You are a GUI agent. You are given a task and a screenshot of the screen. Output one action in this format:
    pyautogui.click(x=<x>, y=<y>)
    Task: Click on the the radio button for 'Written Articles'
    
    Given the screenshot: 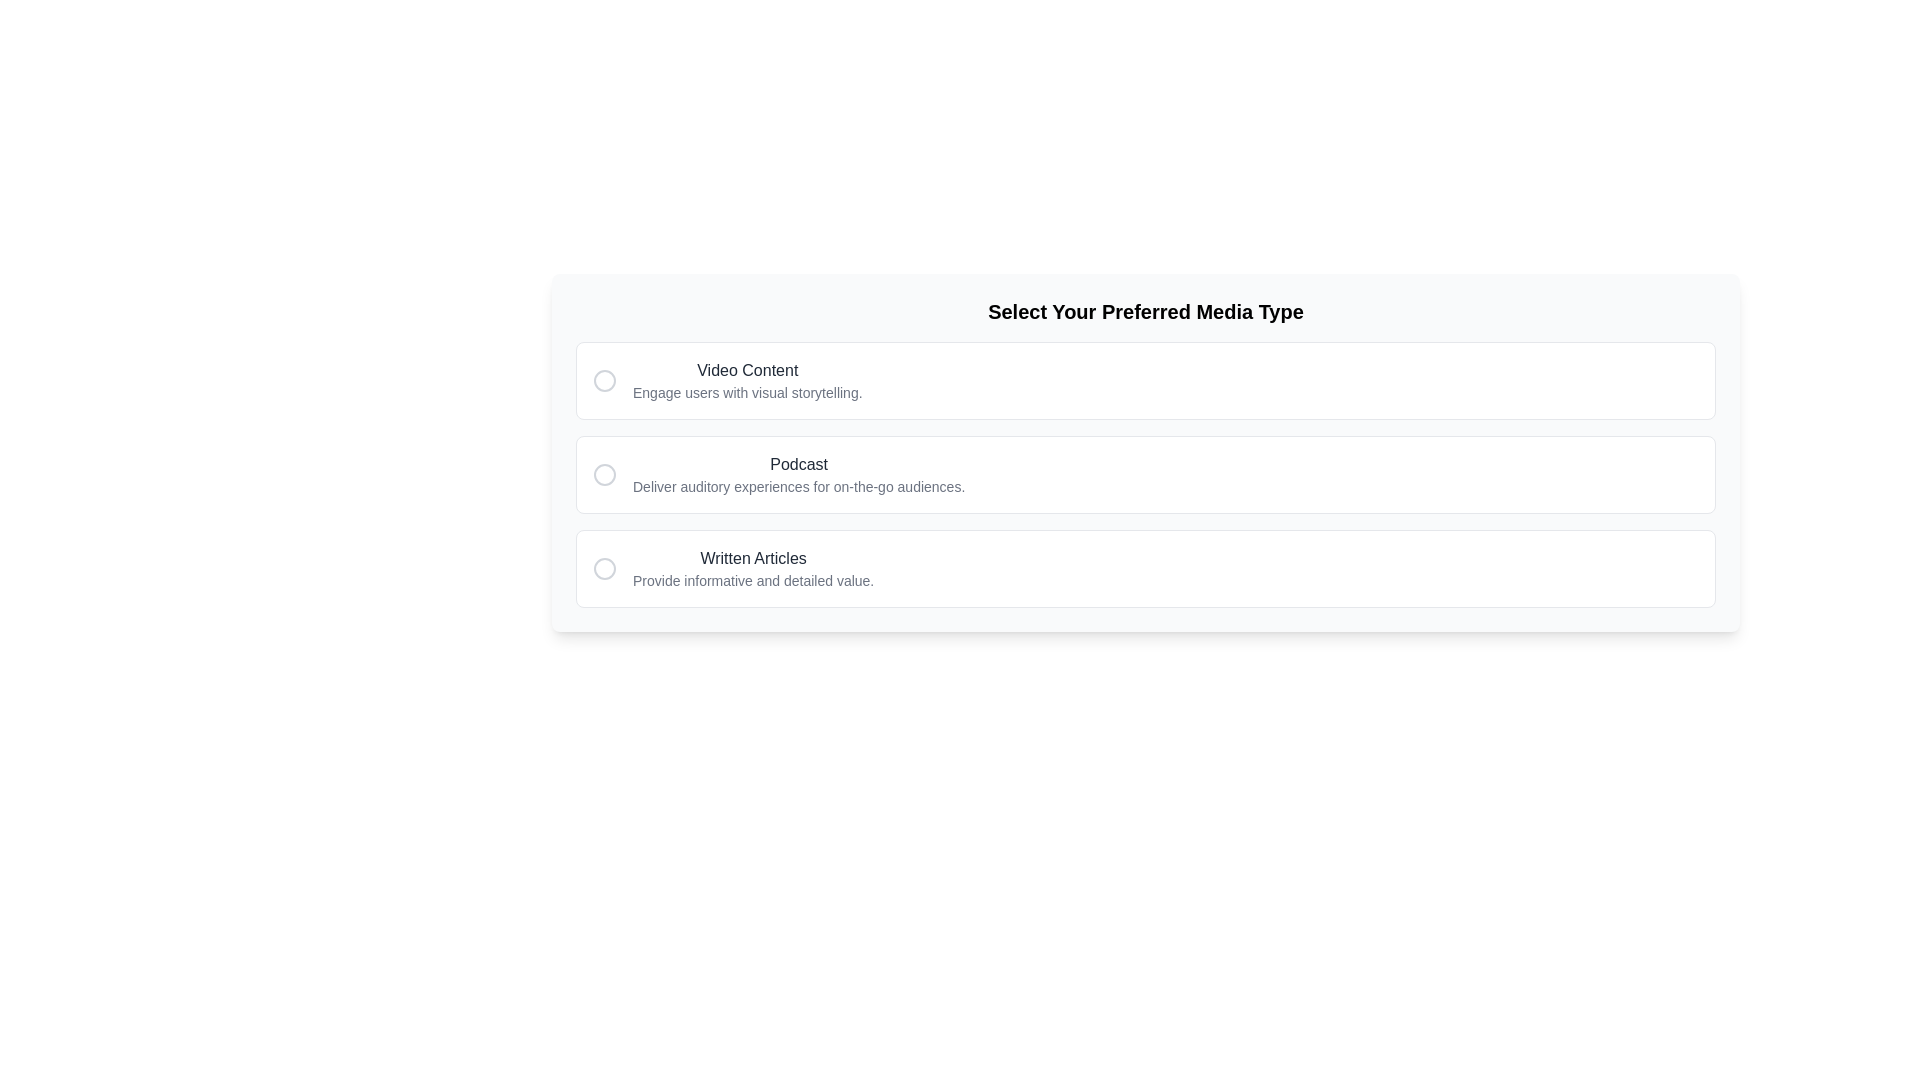 What is the action you would take?
    pyautogui.click(x=603, y=569)
    